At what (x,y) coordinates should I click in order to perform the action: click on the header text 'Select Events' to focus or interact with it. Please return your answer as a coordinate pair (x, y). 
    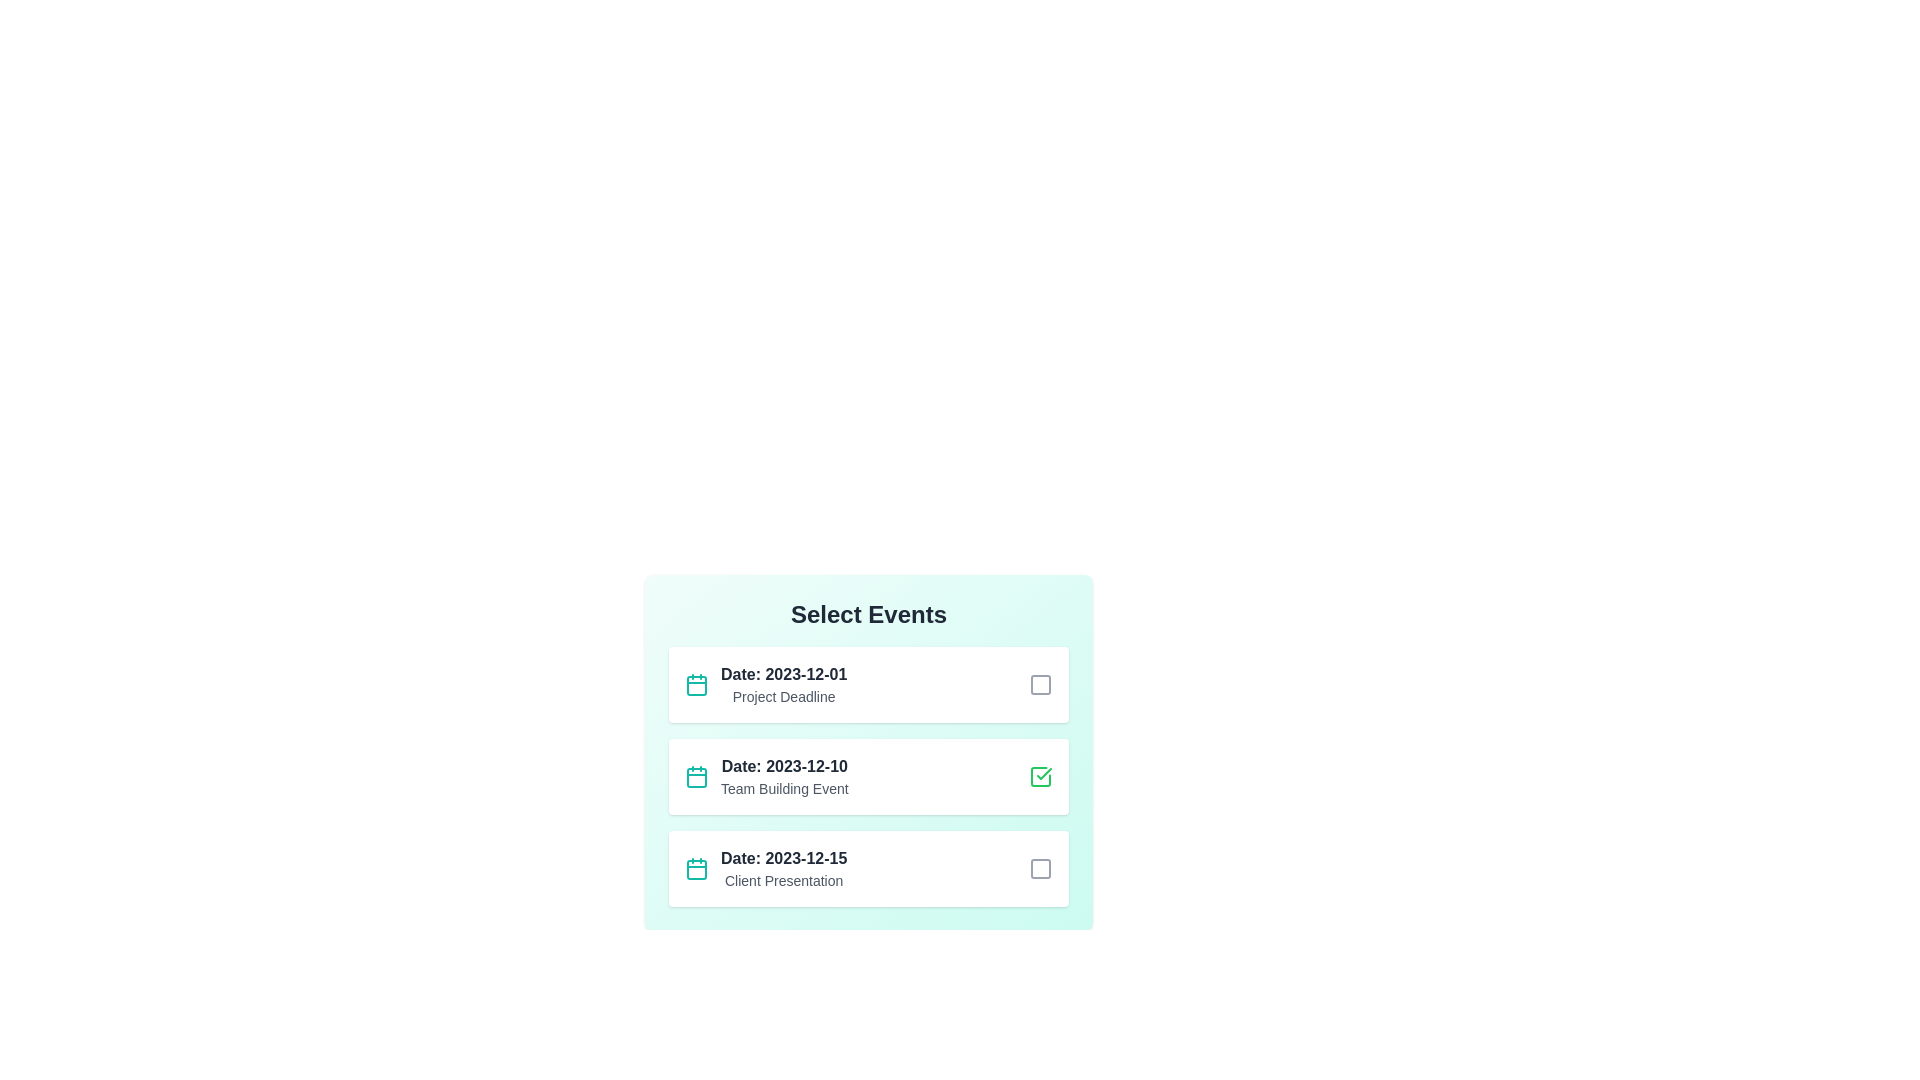
    Looking at the image, I should click on (868, 613).